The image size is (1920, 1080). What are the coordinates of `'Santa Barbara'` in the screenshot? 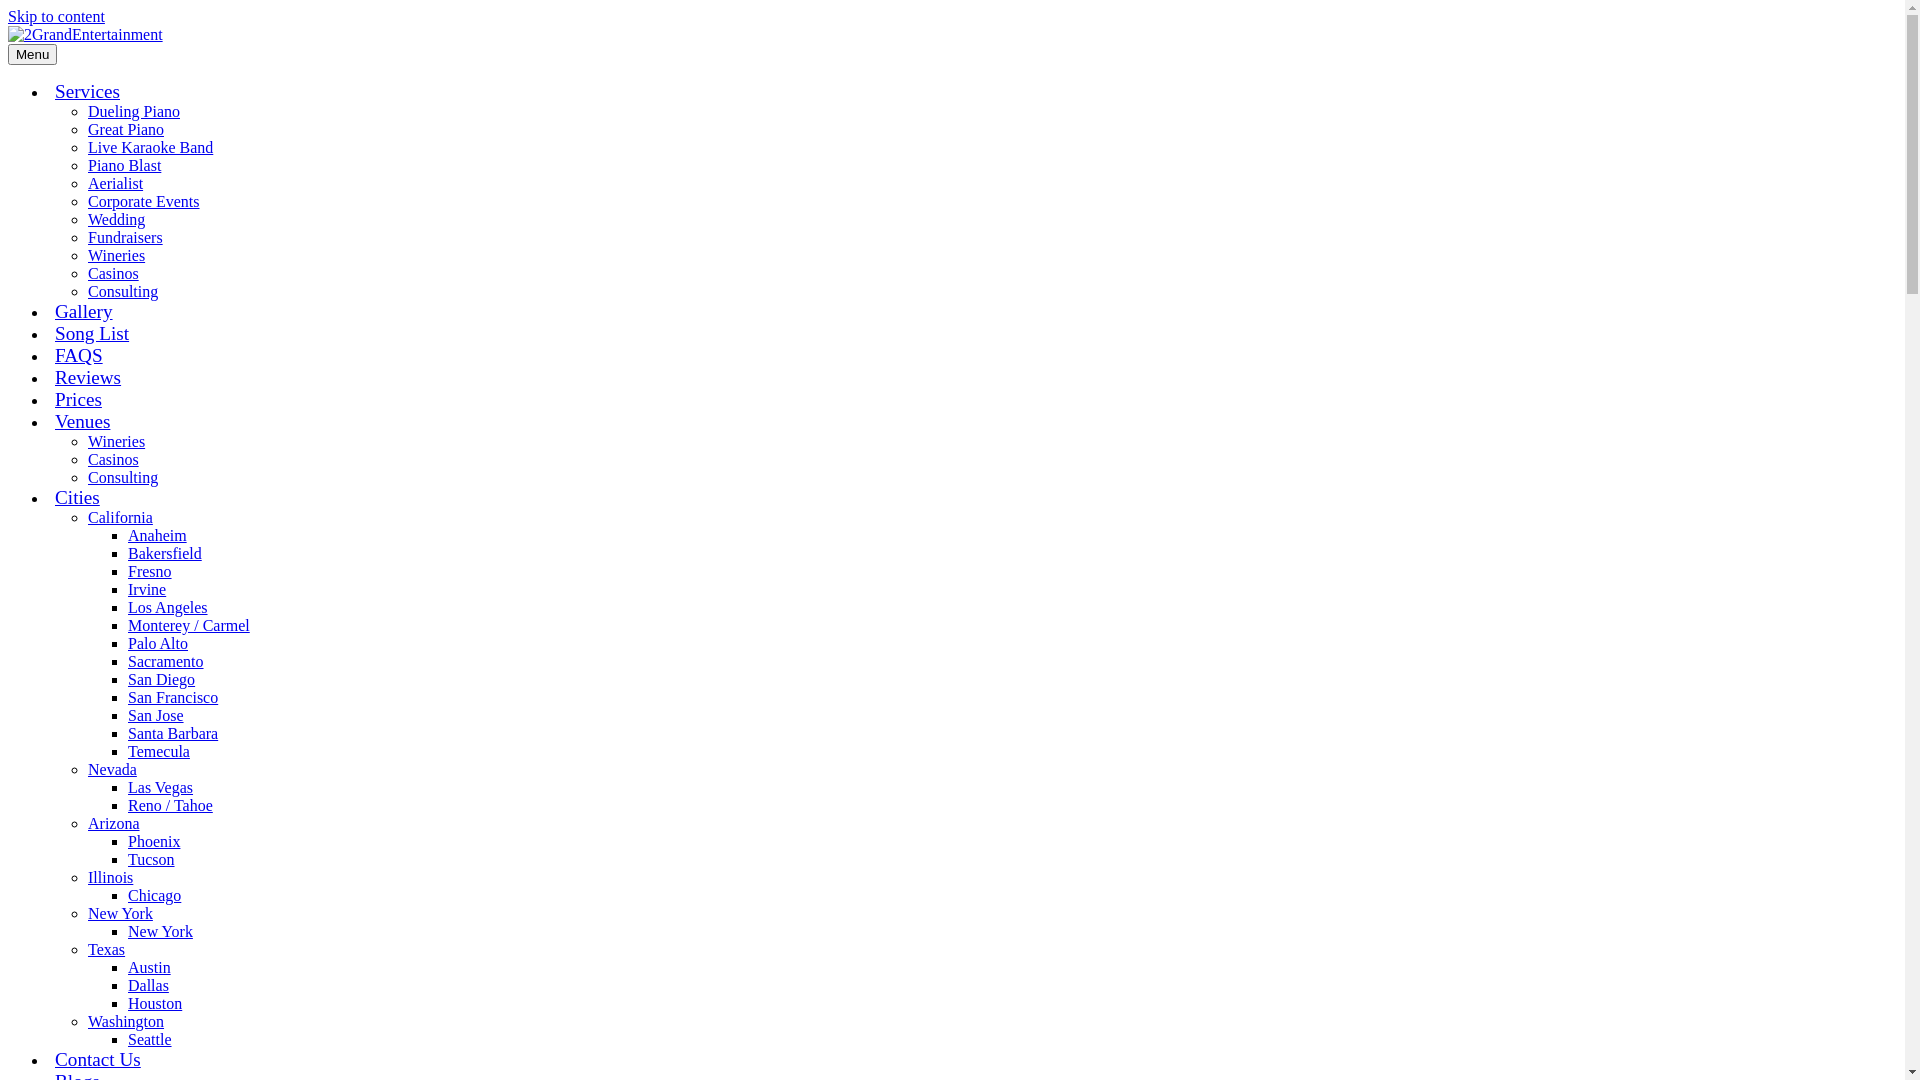 It's located at (172, 733).